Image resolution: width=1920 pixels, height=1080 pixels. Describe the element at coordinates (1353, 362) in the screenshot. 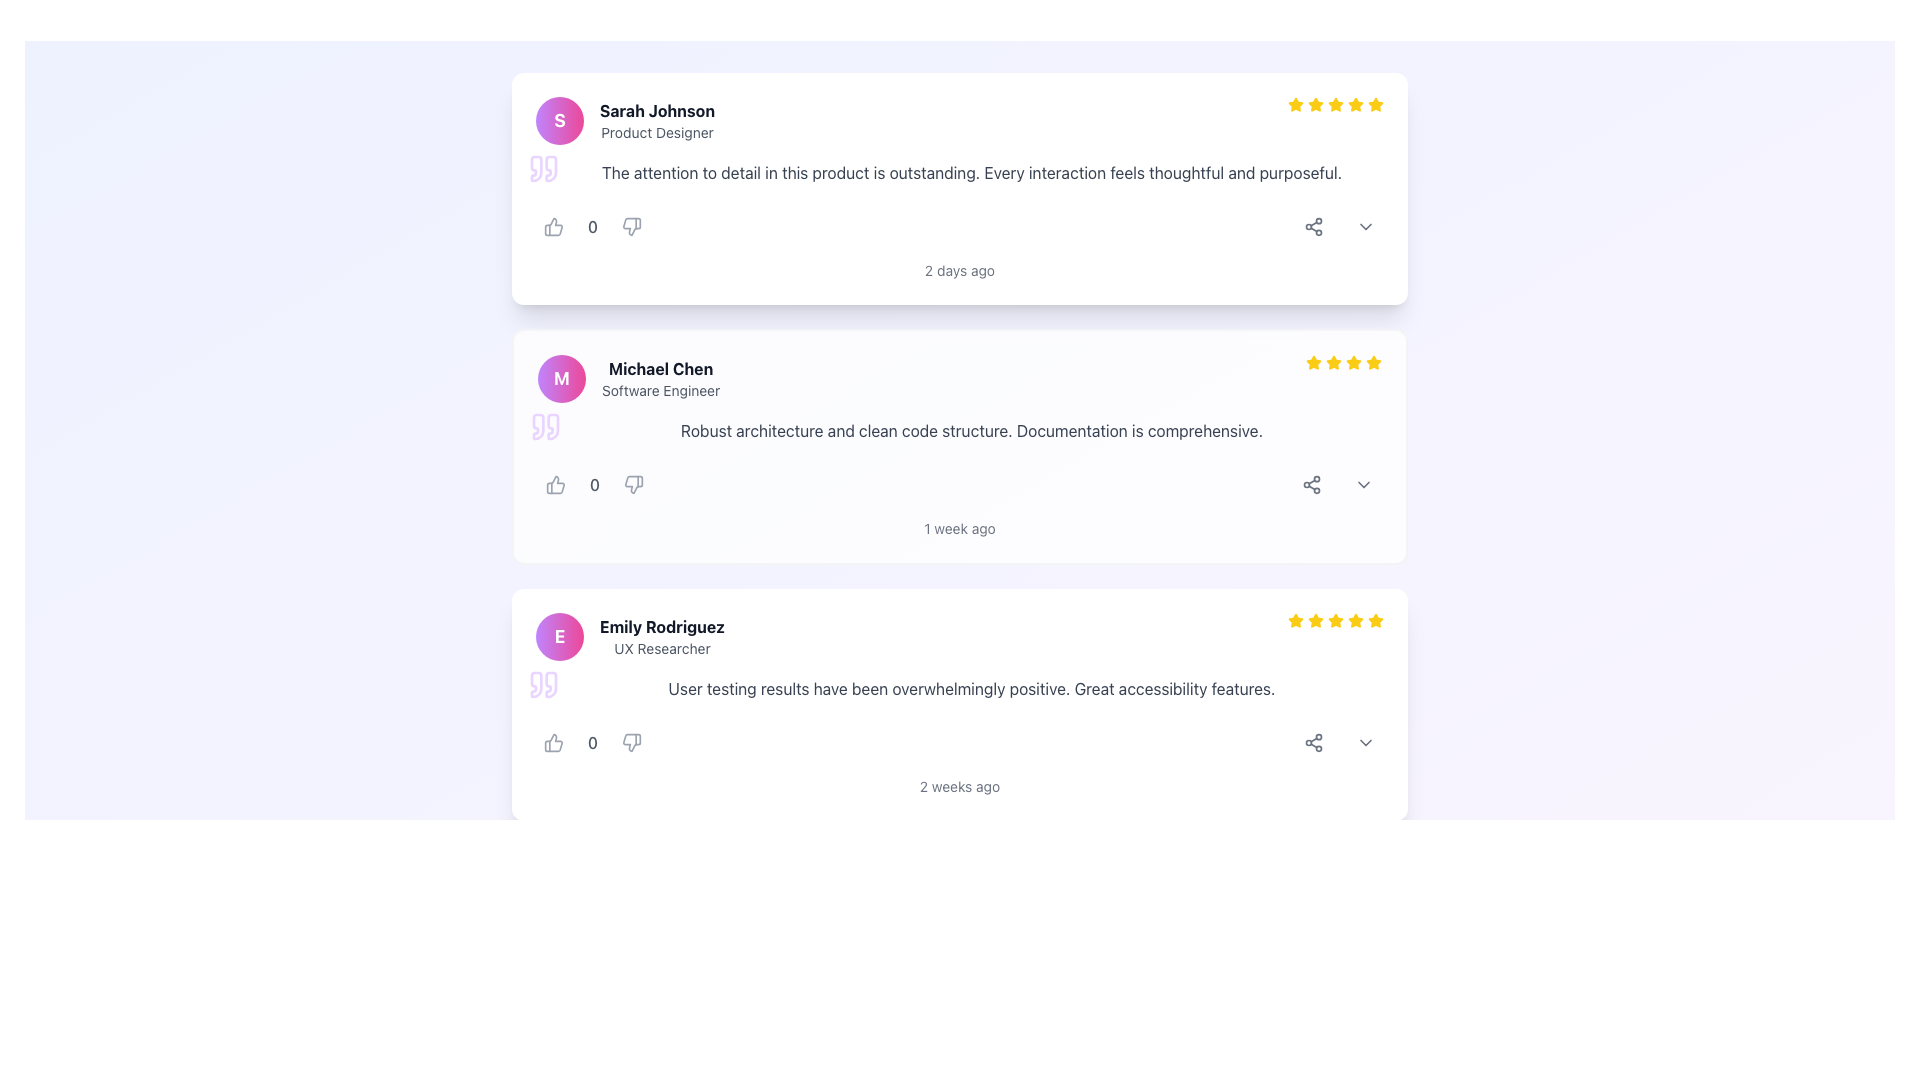

I see `the fourth star icon in the 5-star rating system located in the top-right corner of the user feedback card` at that location.